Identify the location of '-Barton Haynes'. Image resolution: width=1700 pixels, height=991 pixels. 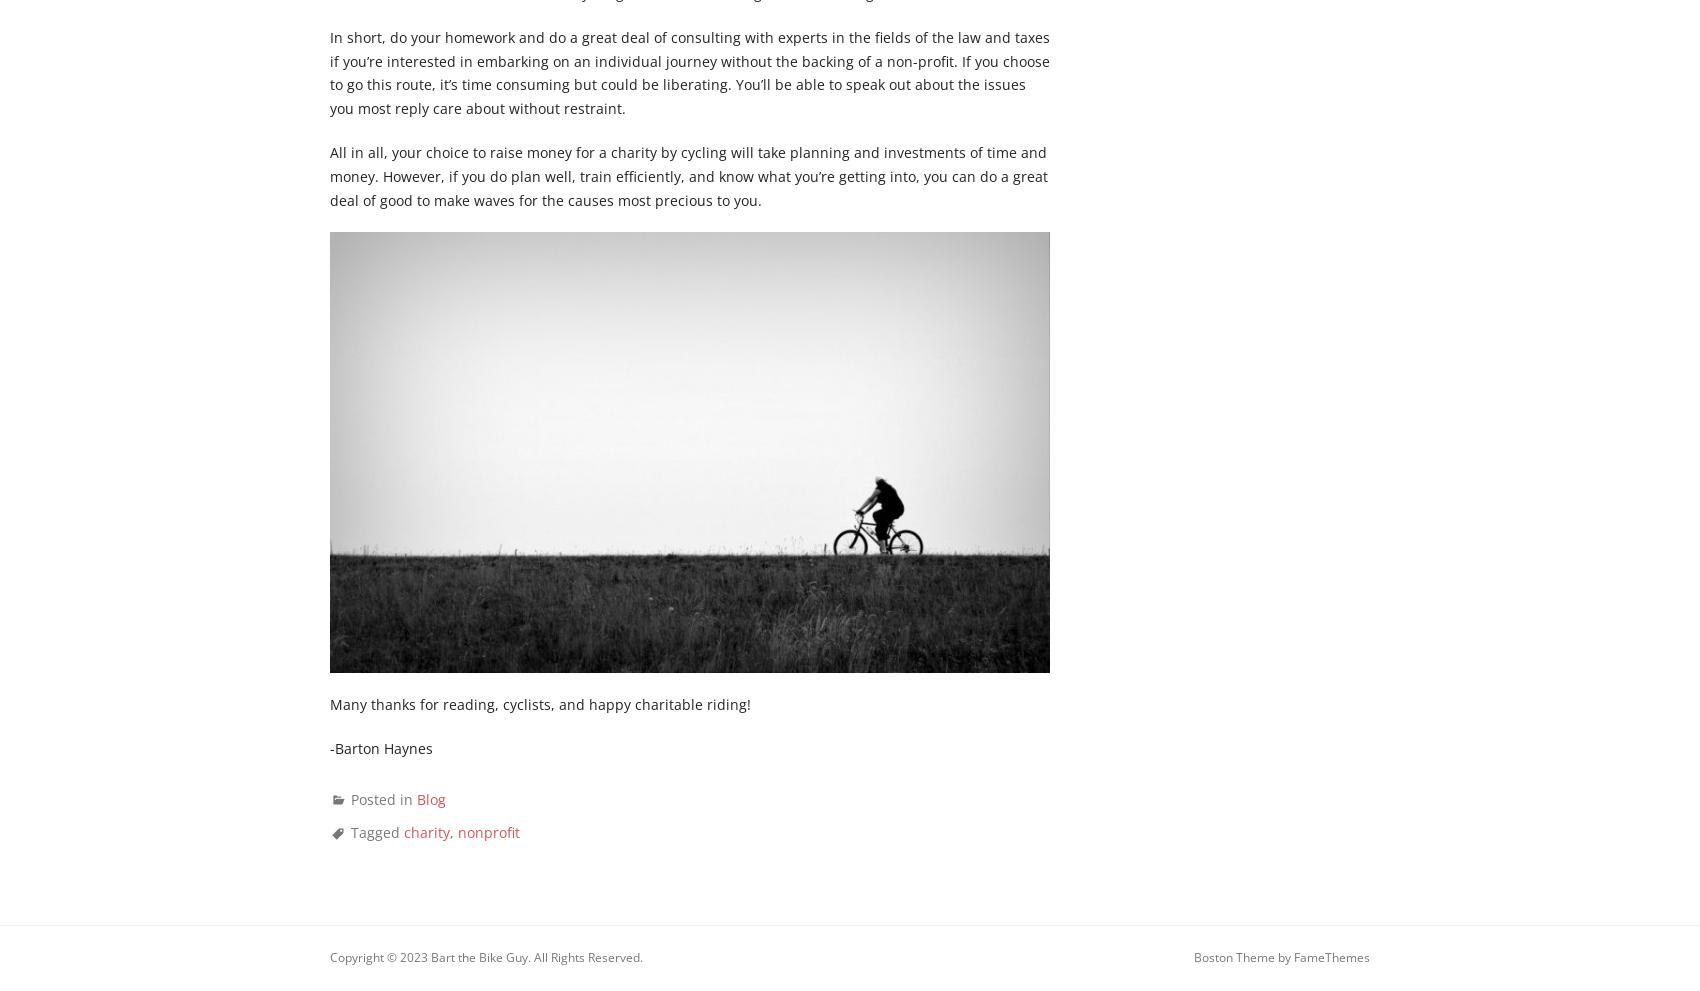
(380, 746).